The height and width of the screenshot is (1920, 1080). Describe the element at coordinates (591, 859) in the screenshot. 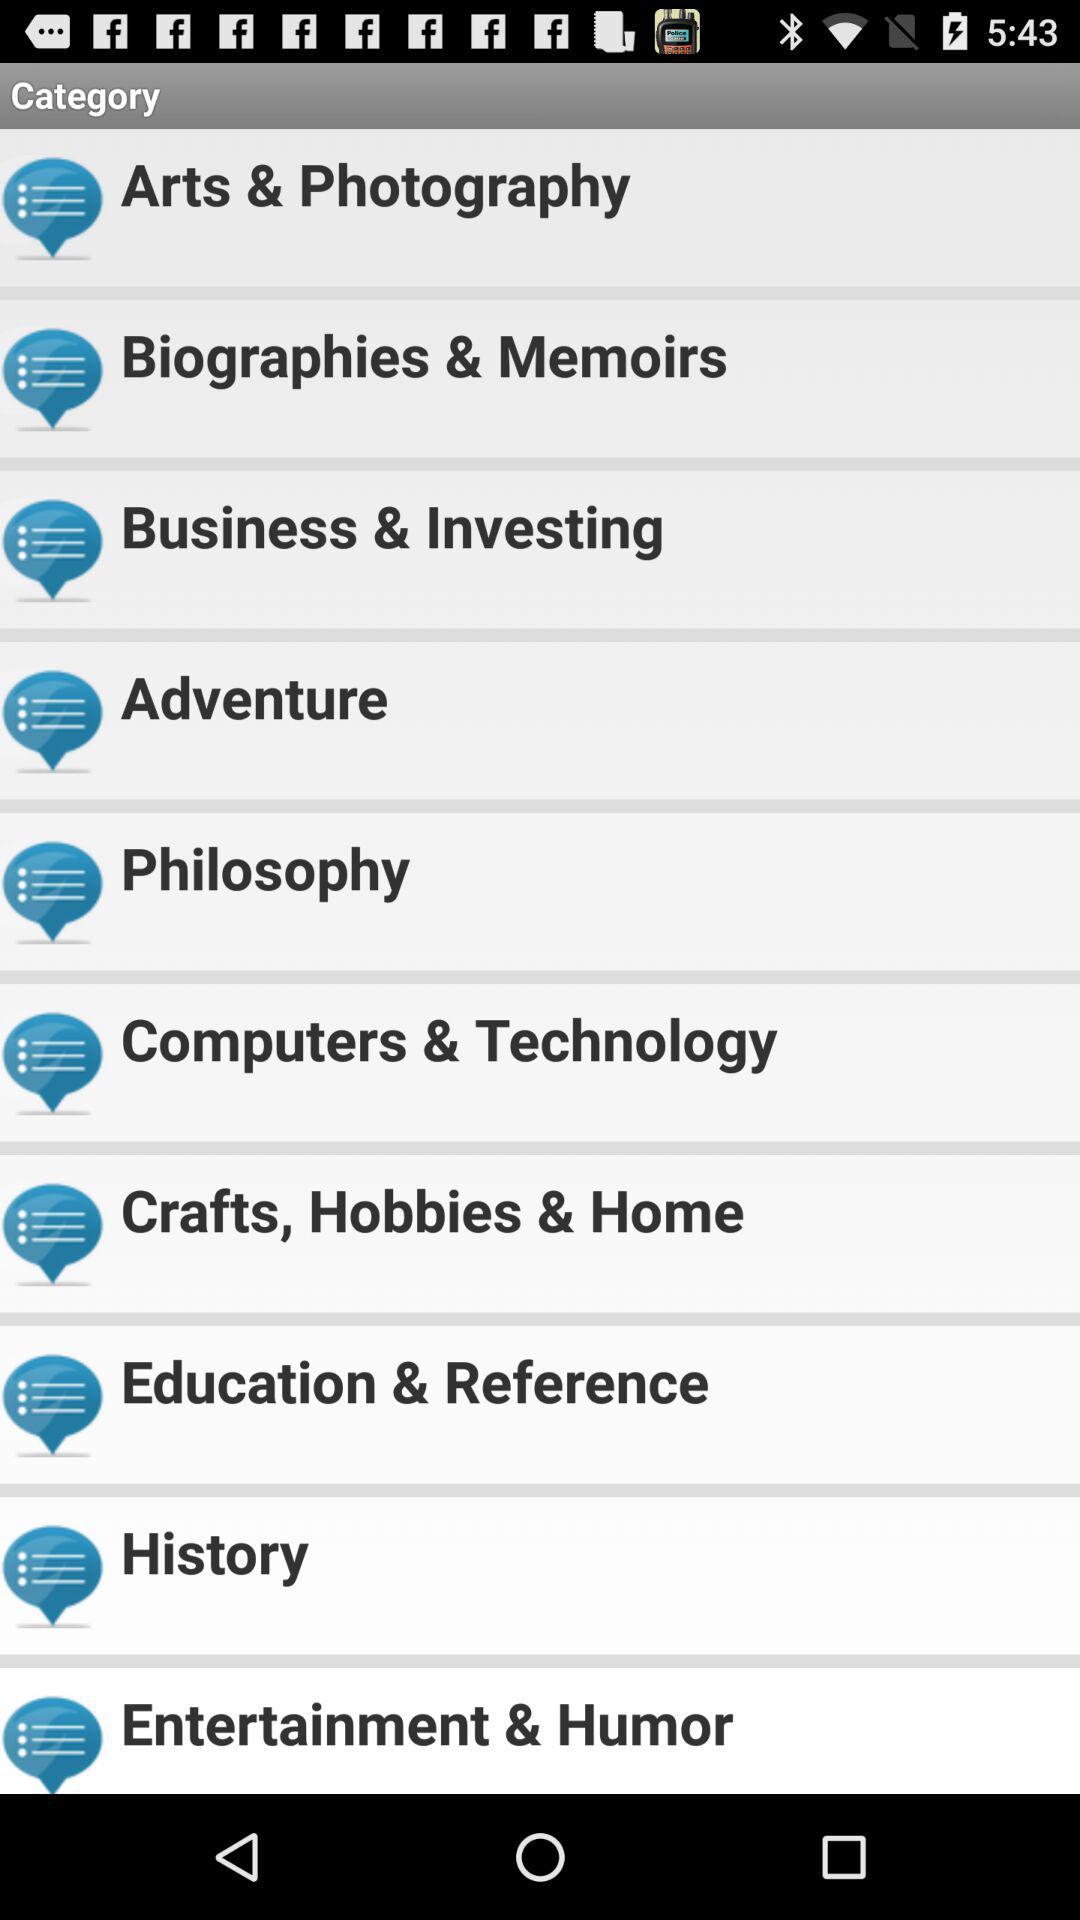

I see `philosophy` at that location.